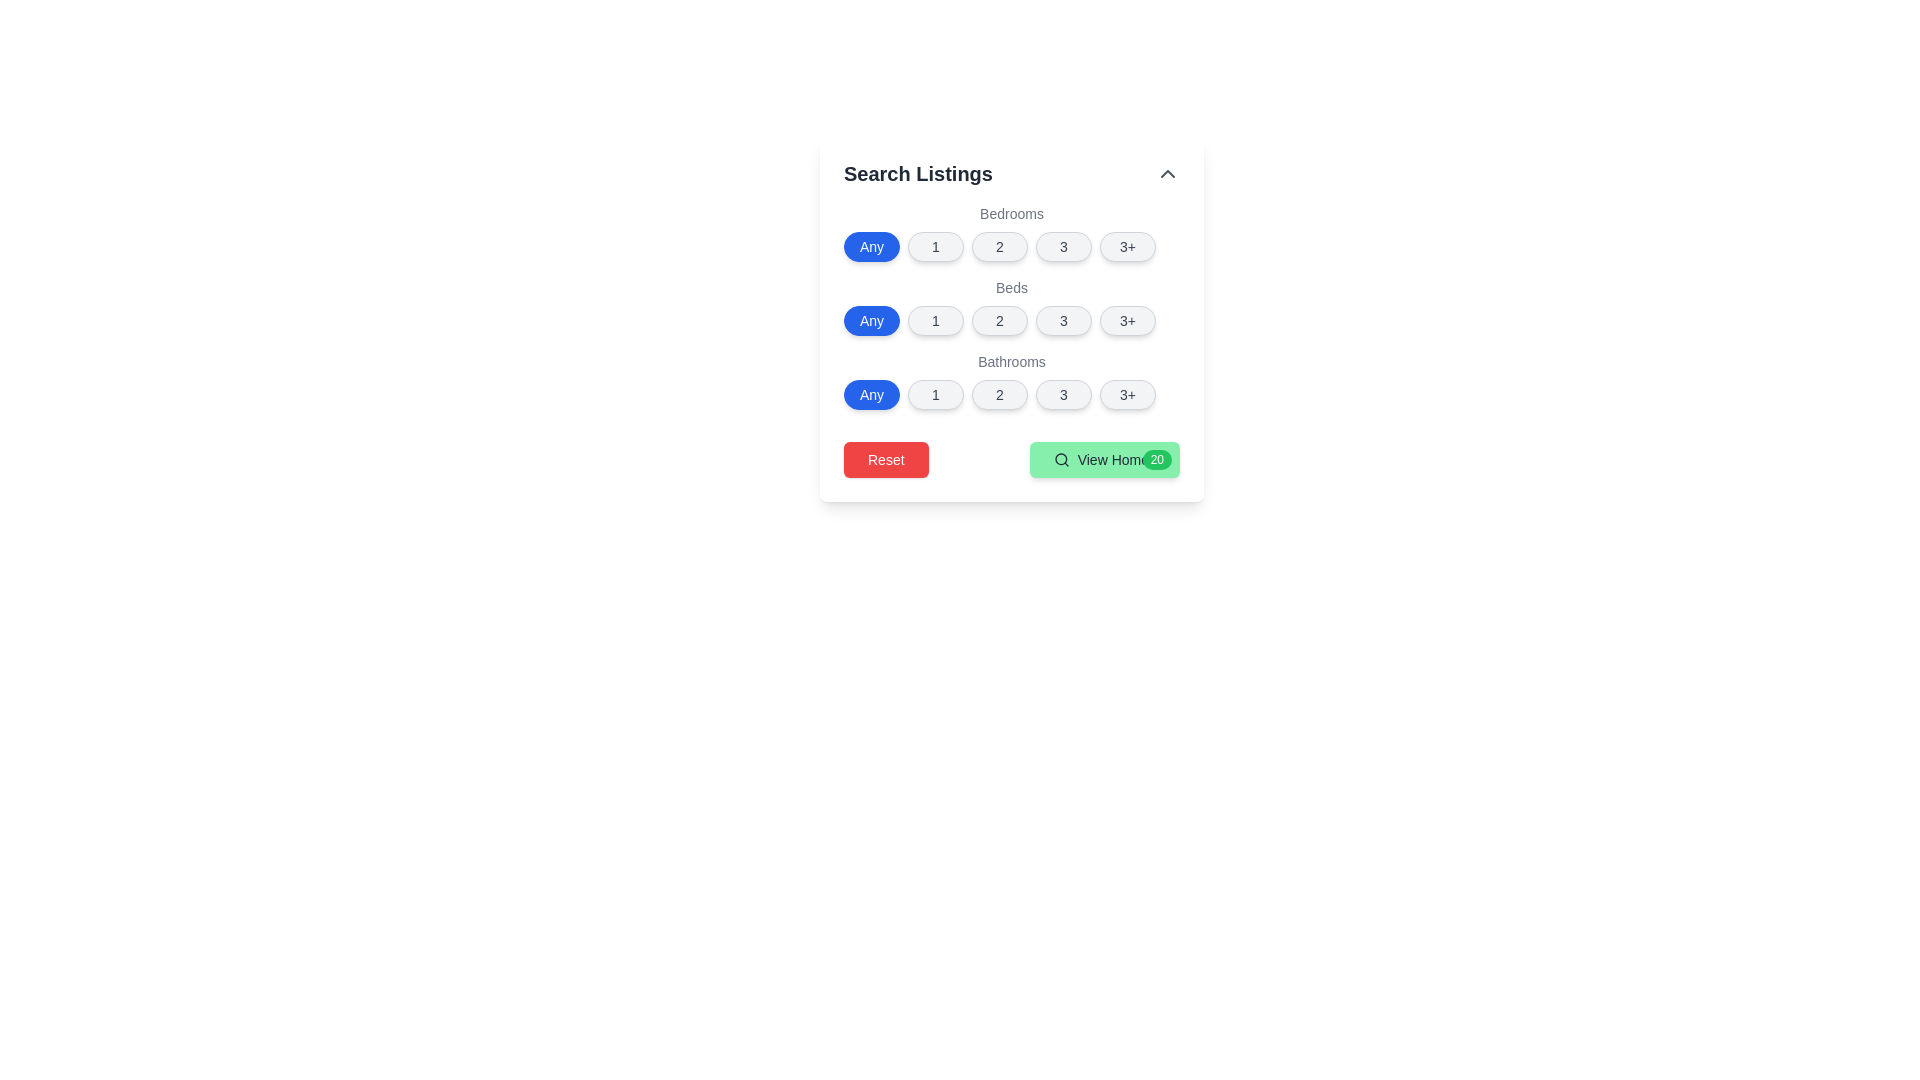 Image resolution: width=1920 pixels, height=1080 pixels. I want to click on the '3+' option in the segmented button group for filtering the number of bedrooms in the search listings, so click(1012, 231).